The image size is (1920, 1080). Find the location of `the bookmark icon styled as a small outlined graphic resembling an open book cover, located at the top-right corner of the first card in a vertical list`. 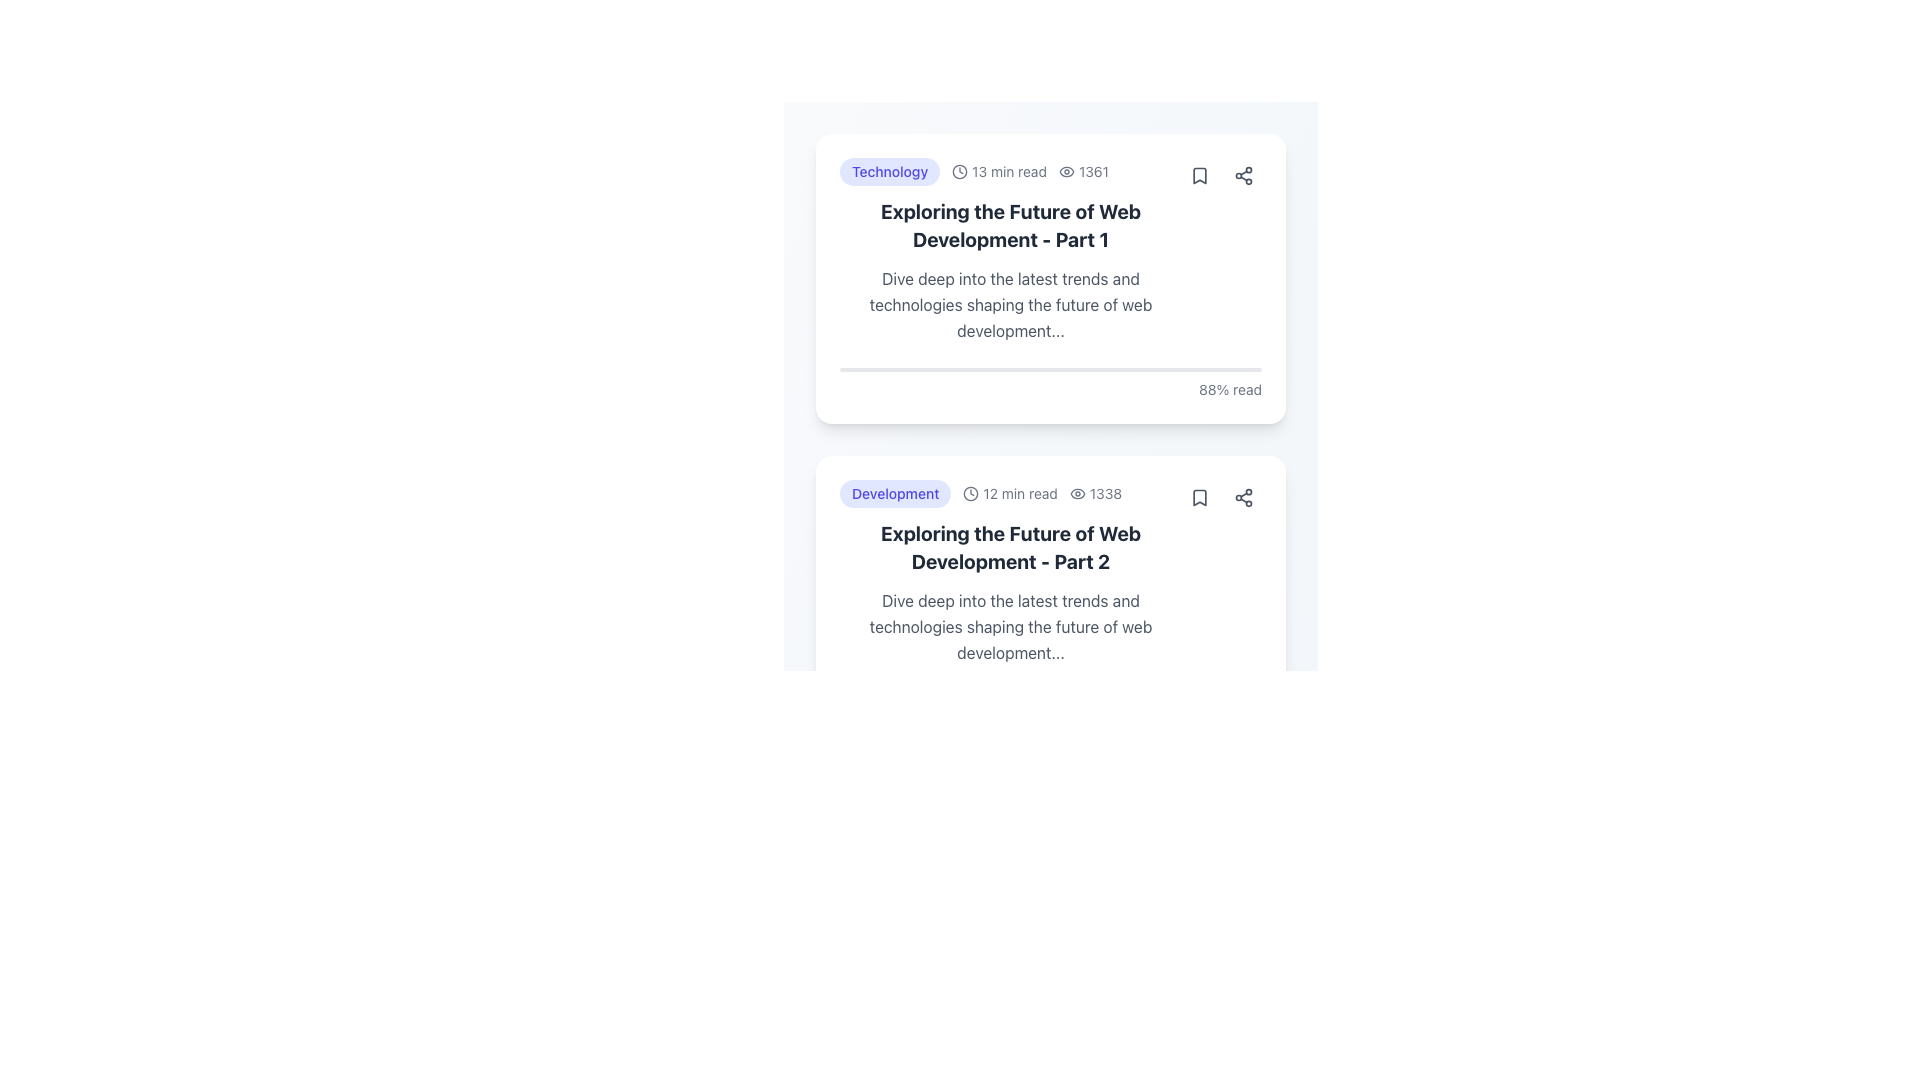

the bookmark icon styled as a small outlined graphic resembling an open book cover, located at the top-right corner of the first card in a vertical list is located at coordinates (1200, 175).